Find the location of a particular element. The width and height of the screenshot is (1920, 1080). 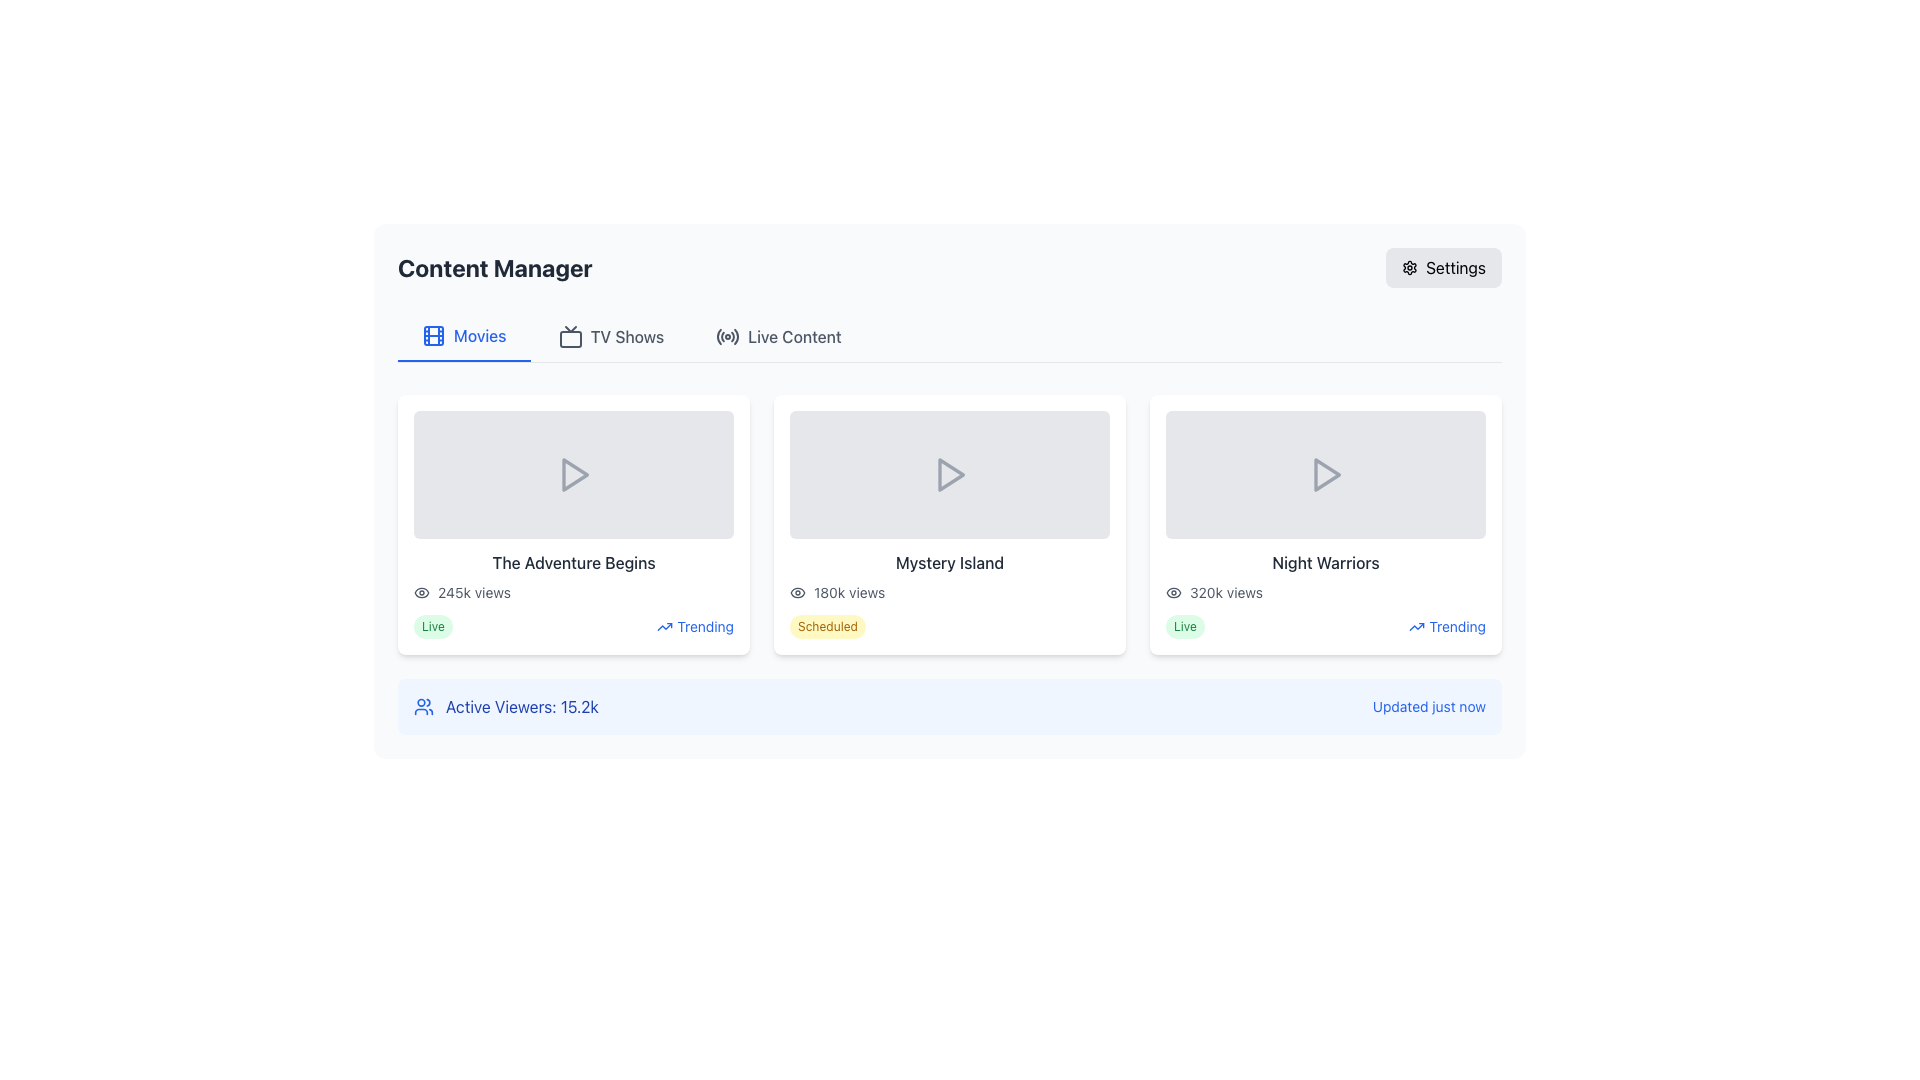

the 'Trending' label icon located in the bottom right corner of the card labeled 'The Adventure Begins', following the green 'Live' badge for visual context is located at coordinates (695, 626).